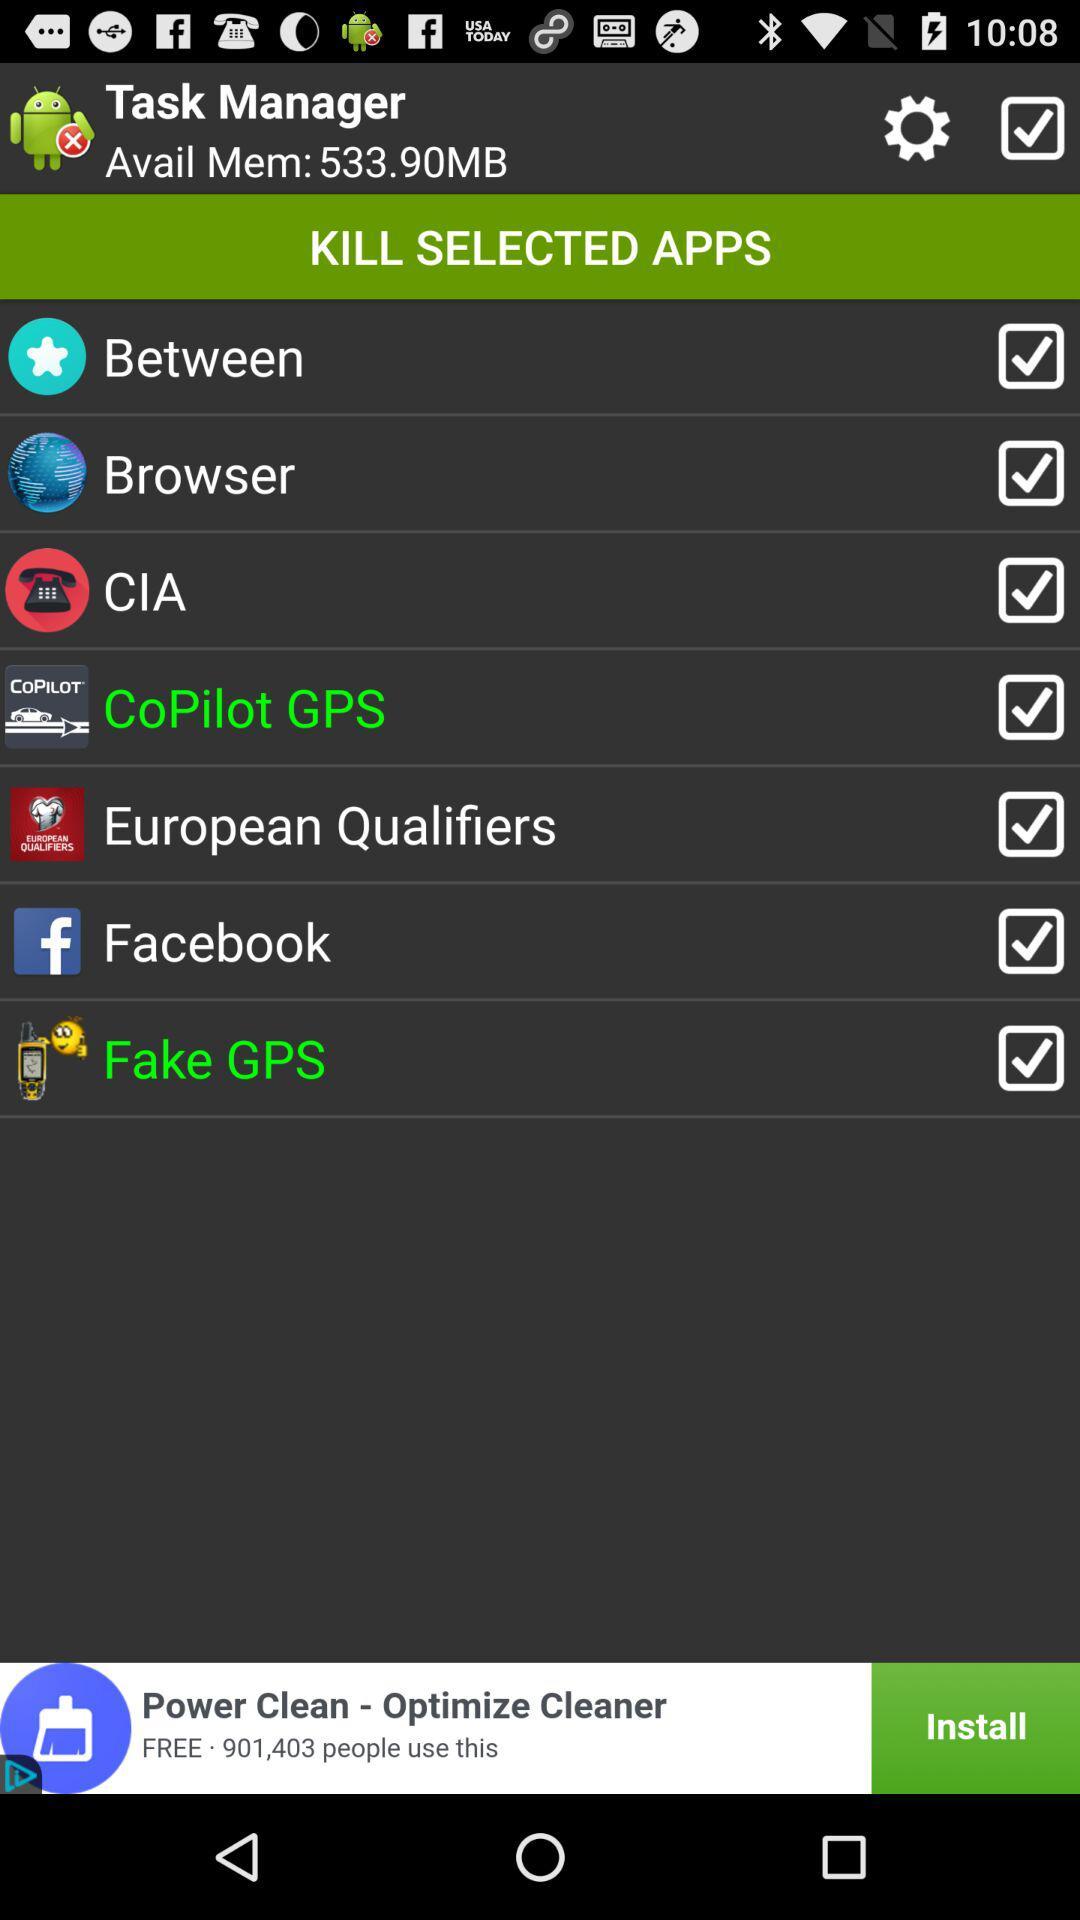 The image size is (1080, 1920). What do you see at coordinates (540, 1727) in the screenshot?
I see `go back` at bounding box center [540, 1727].